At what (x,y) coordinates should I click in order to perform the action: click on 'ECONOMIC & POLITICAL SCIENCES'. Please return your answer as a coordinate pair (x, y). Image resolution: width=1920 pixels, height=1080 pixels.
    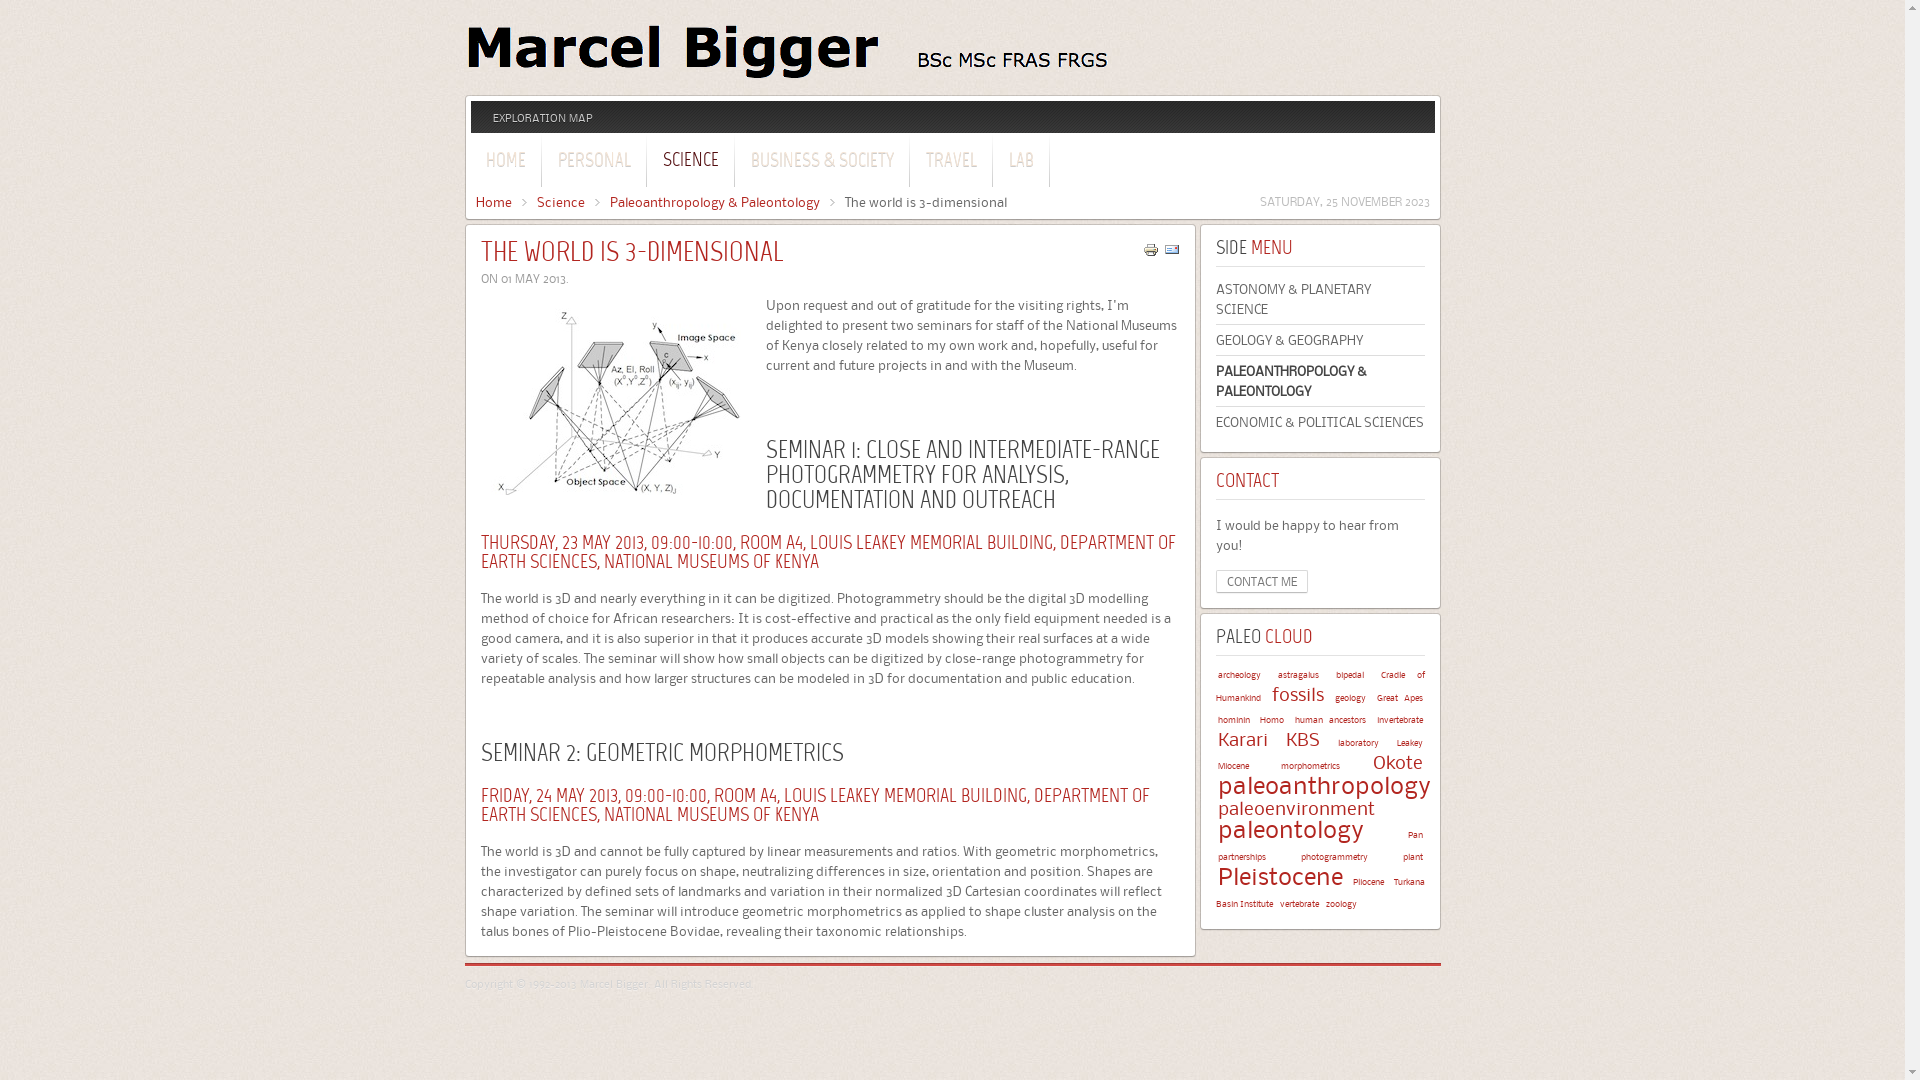
    Looking at the image, I should click on (1214, 420).